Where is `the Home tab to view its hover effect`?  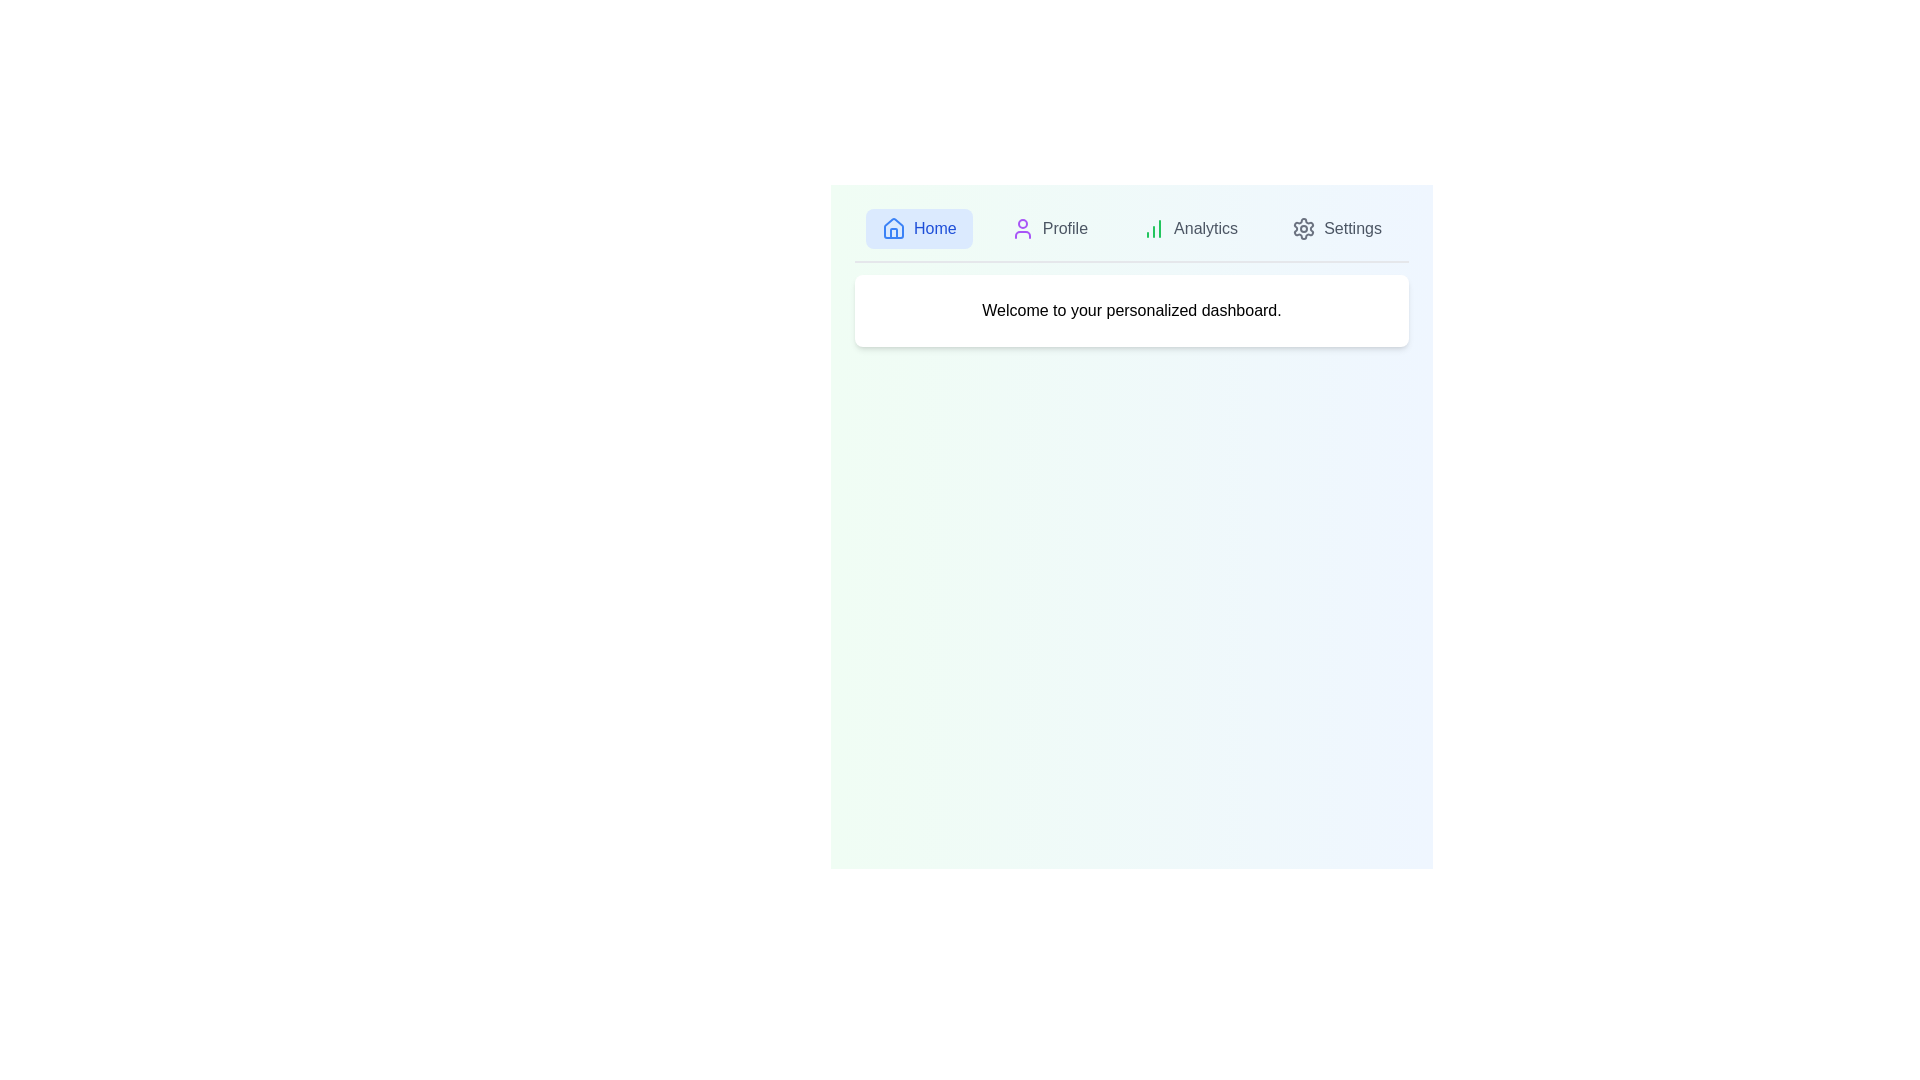 the Home tab to view its hover effect is located at coordinates (918, 227).